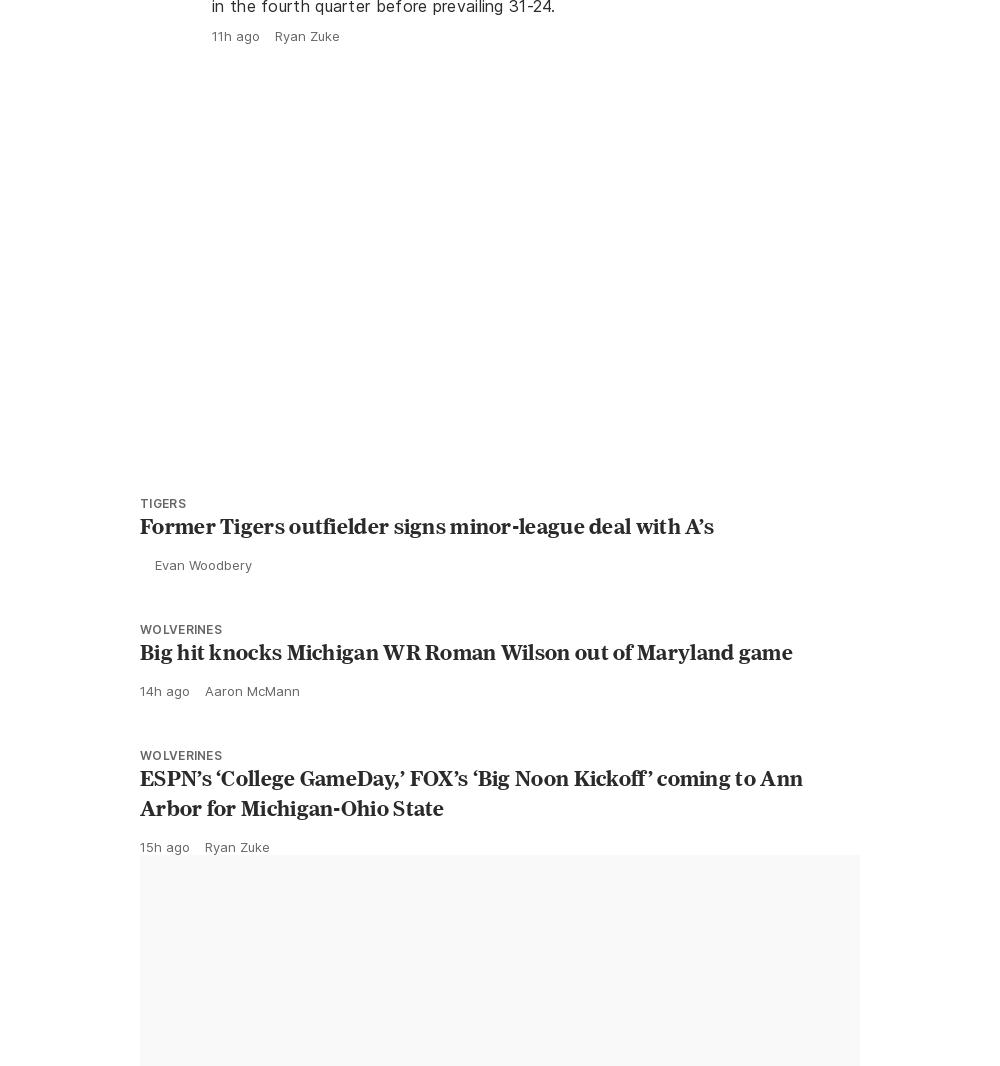  I want to click on '11h ago', so click(211, 78).